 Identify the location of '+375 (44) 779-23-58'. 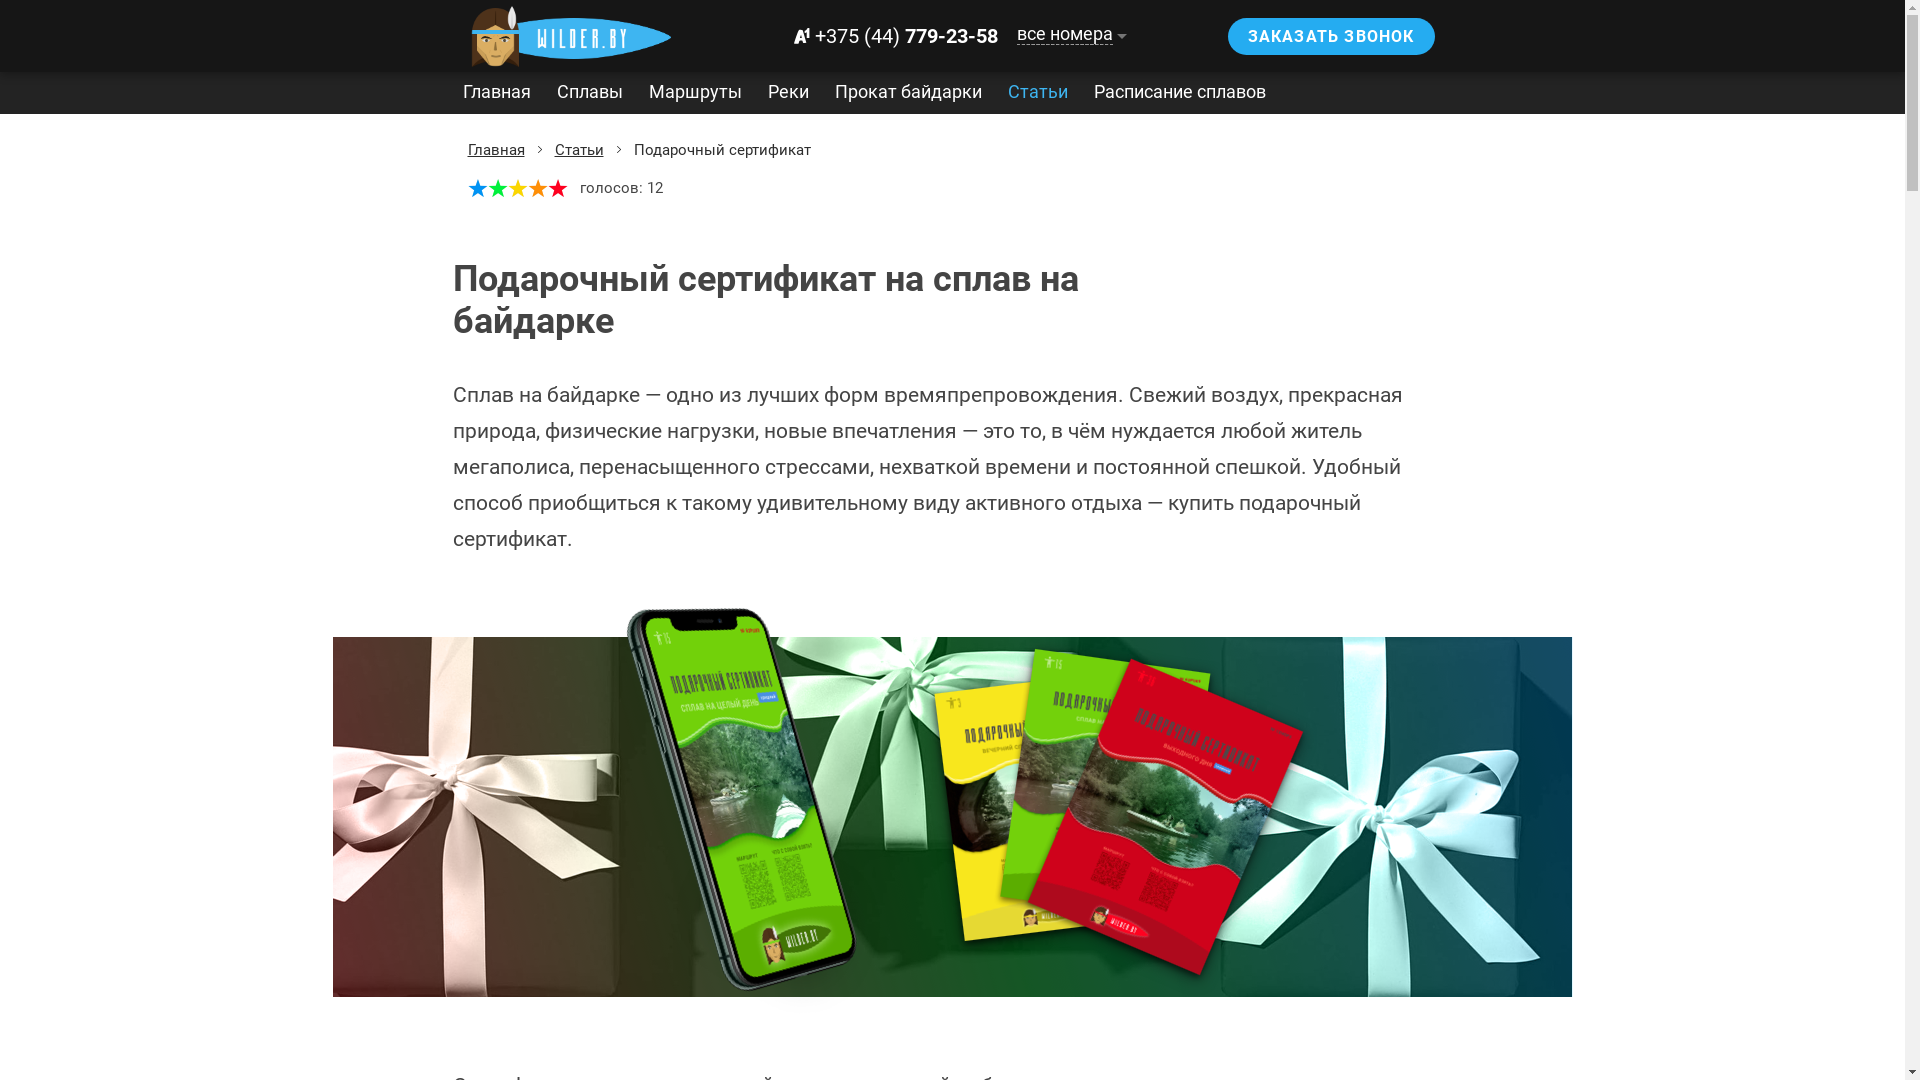
(890, 35).